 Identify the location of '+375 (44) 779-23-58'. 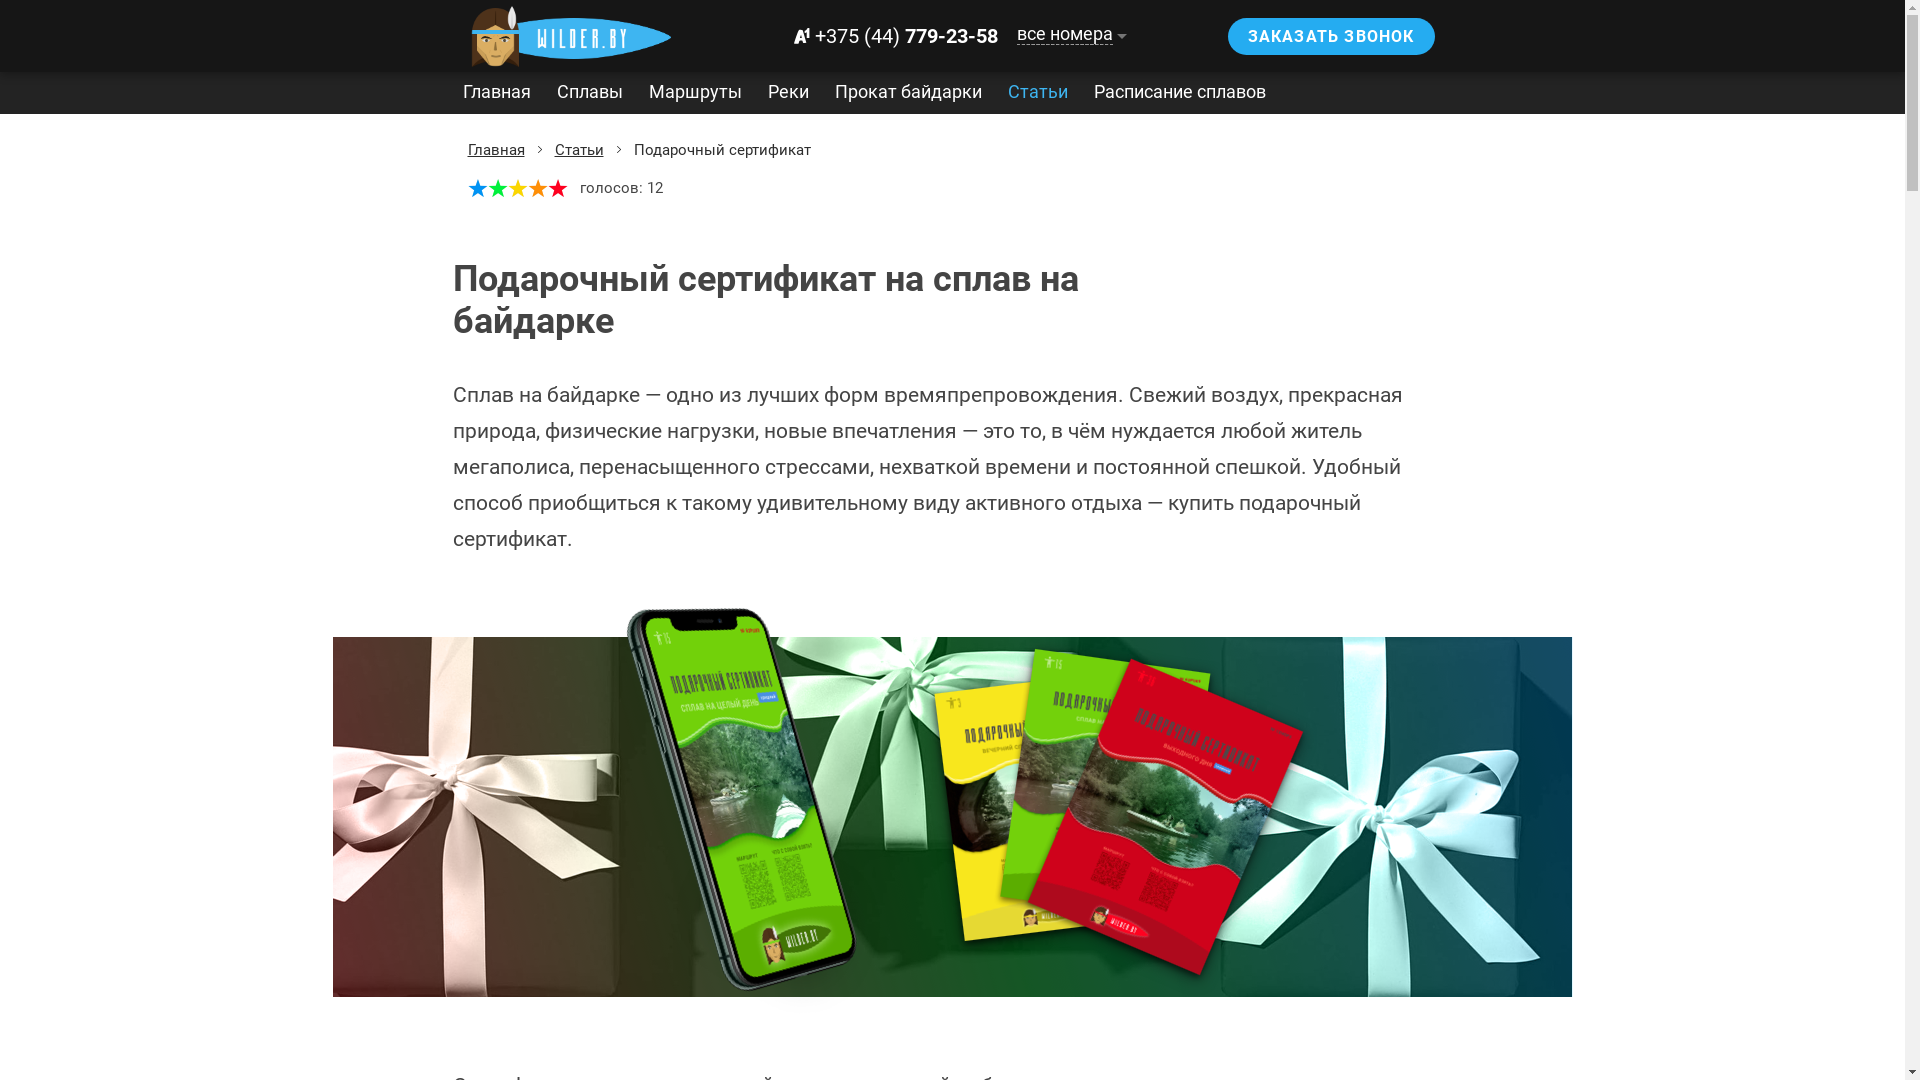
(890, 35).